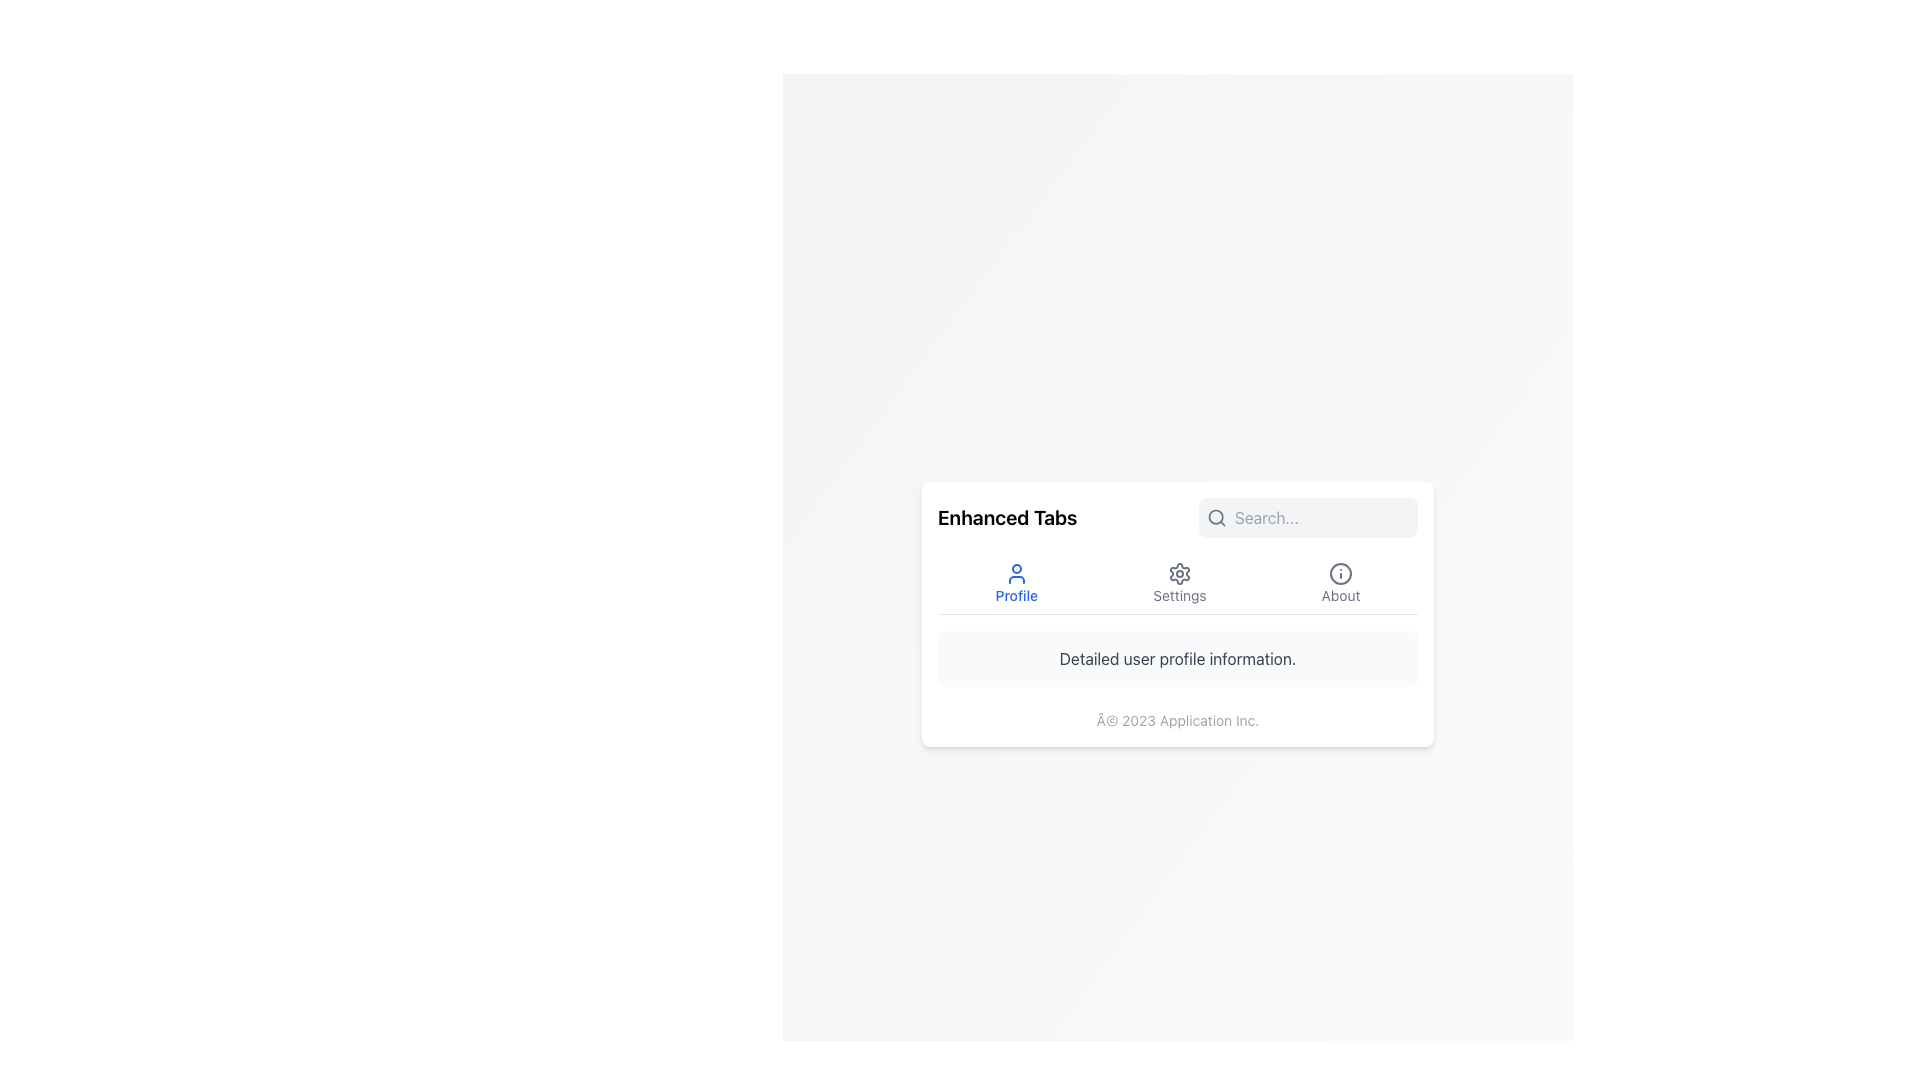  I want to click on the descriptive Text block that provides information about user profiles, located centrally under the navigation options and above the footer text, so click(1177, 658).